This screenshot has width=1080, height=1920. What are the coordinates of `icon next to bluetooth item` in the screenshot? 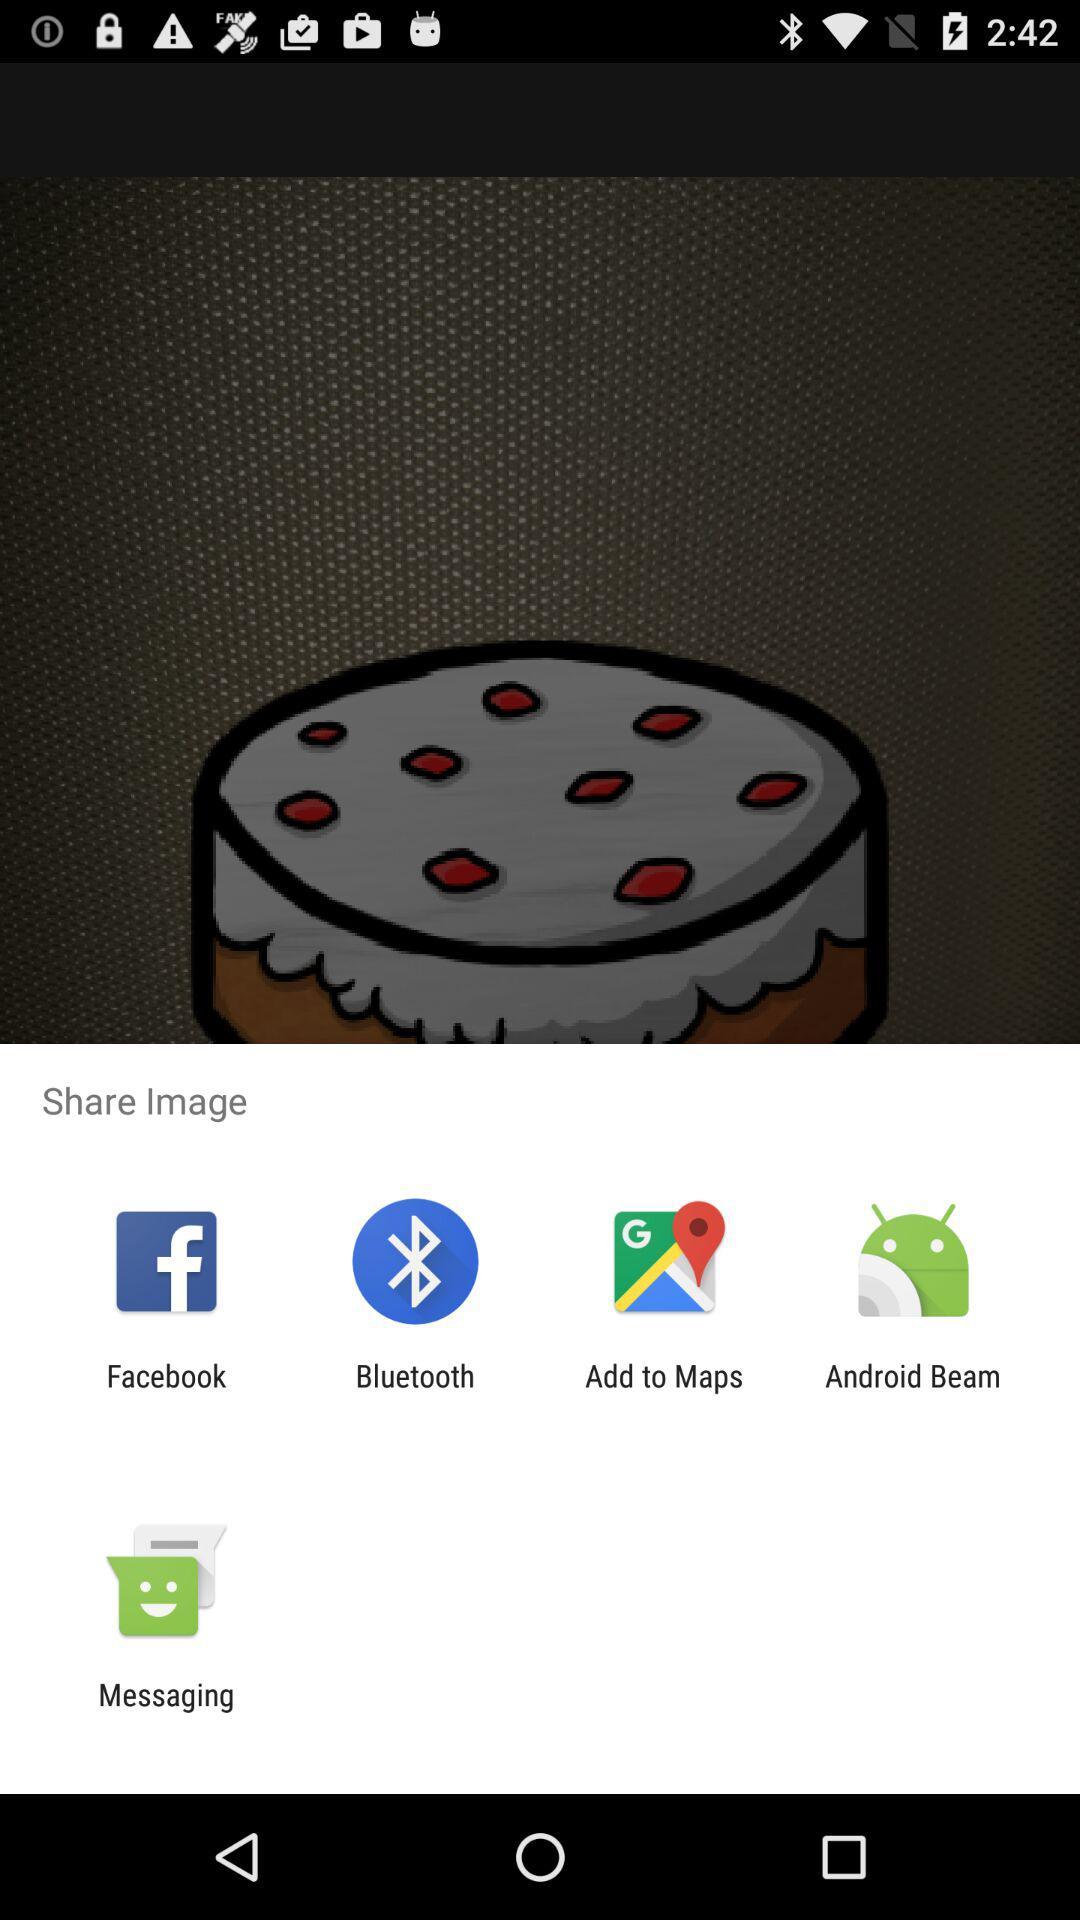 It's located at (664, 1392).